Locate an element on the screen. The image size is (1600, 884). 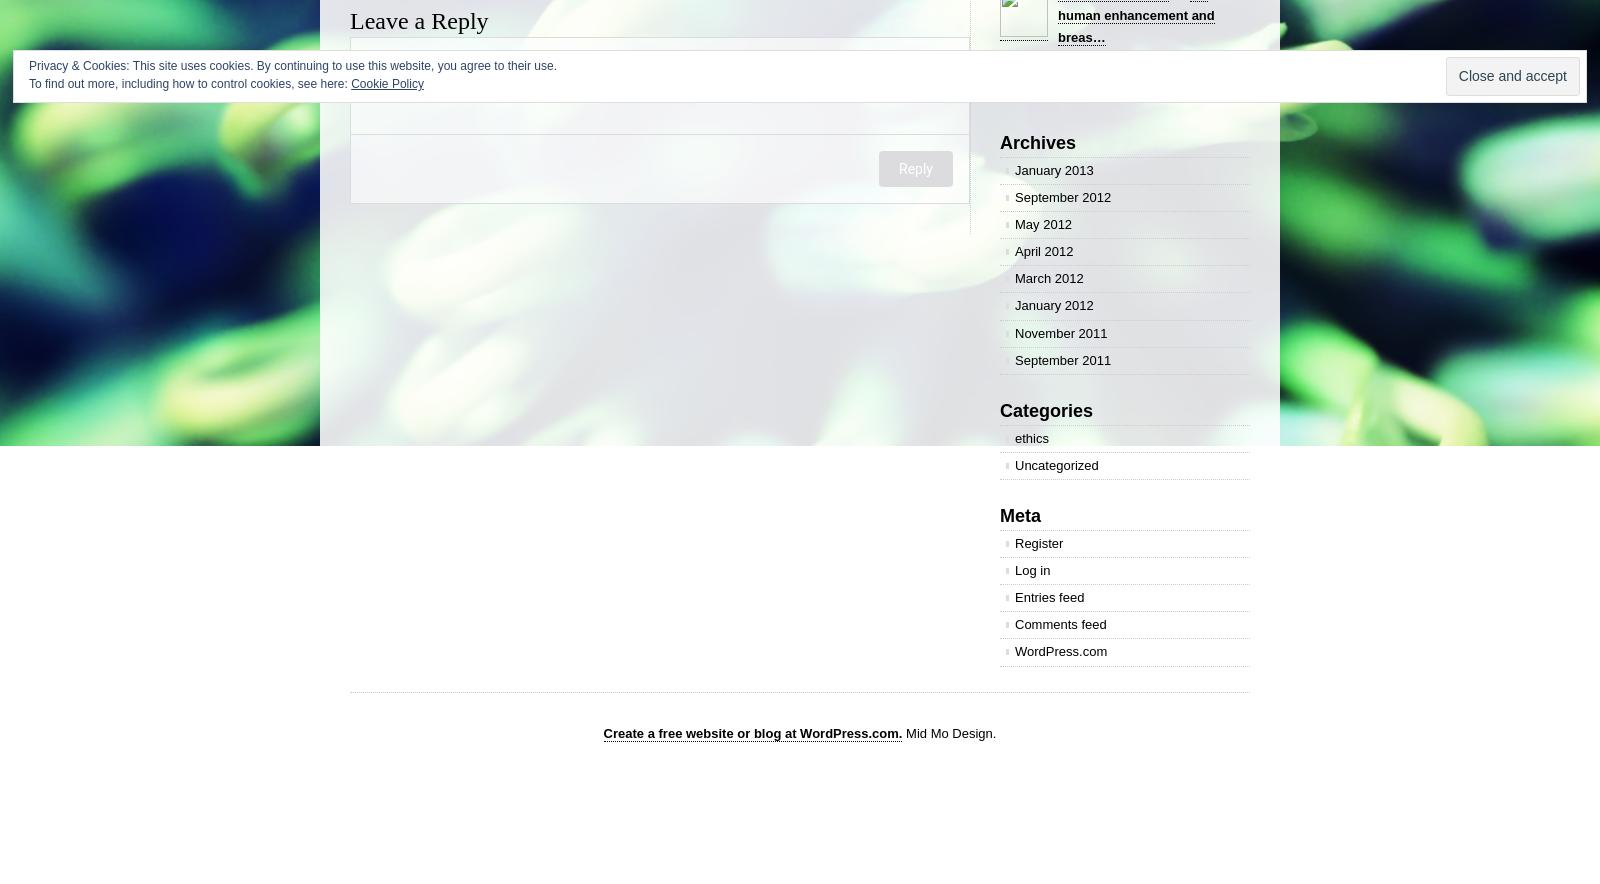
'Mid Mo Design.' is located at coordinates (947, 731).